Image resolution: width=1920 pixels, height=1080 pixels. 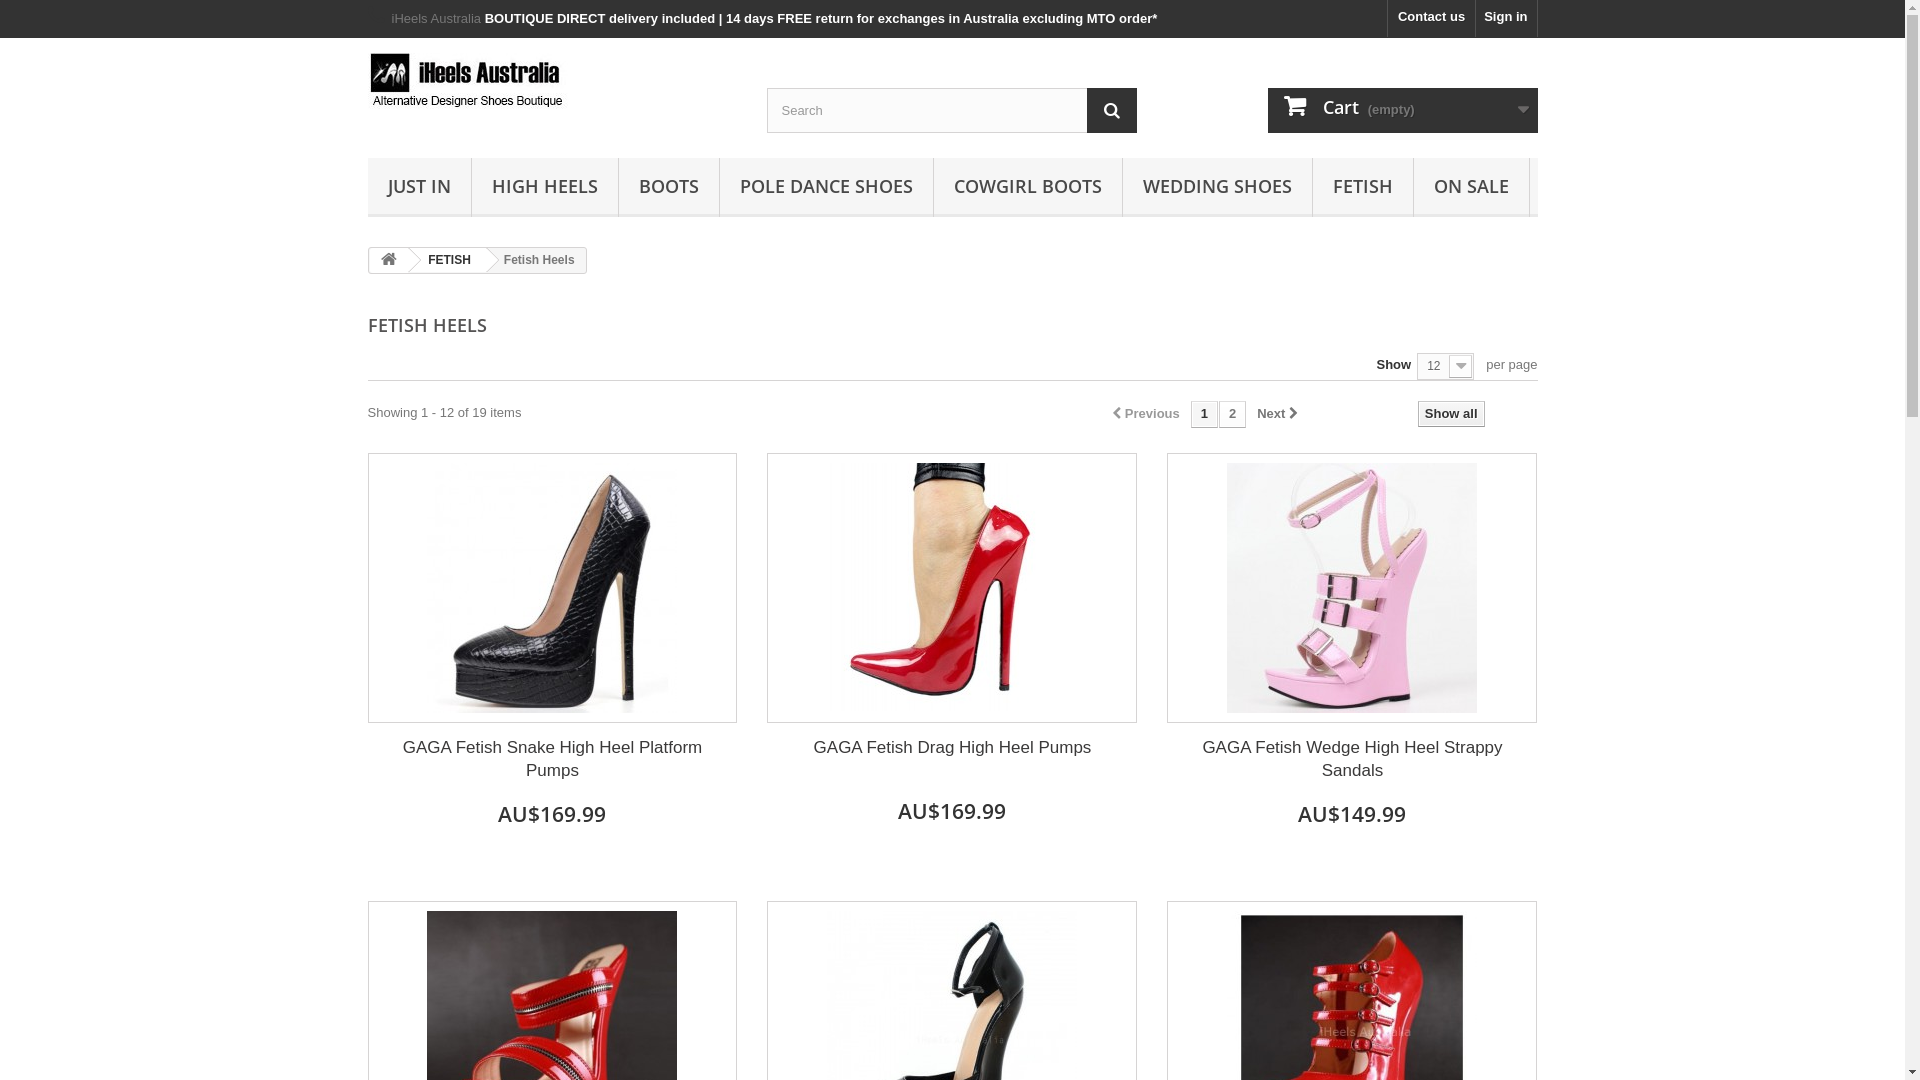 What do you see at coordinates (1506, 18) in the screenshot?
I see `'Sign in'` at bounding box center [1506, 18].